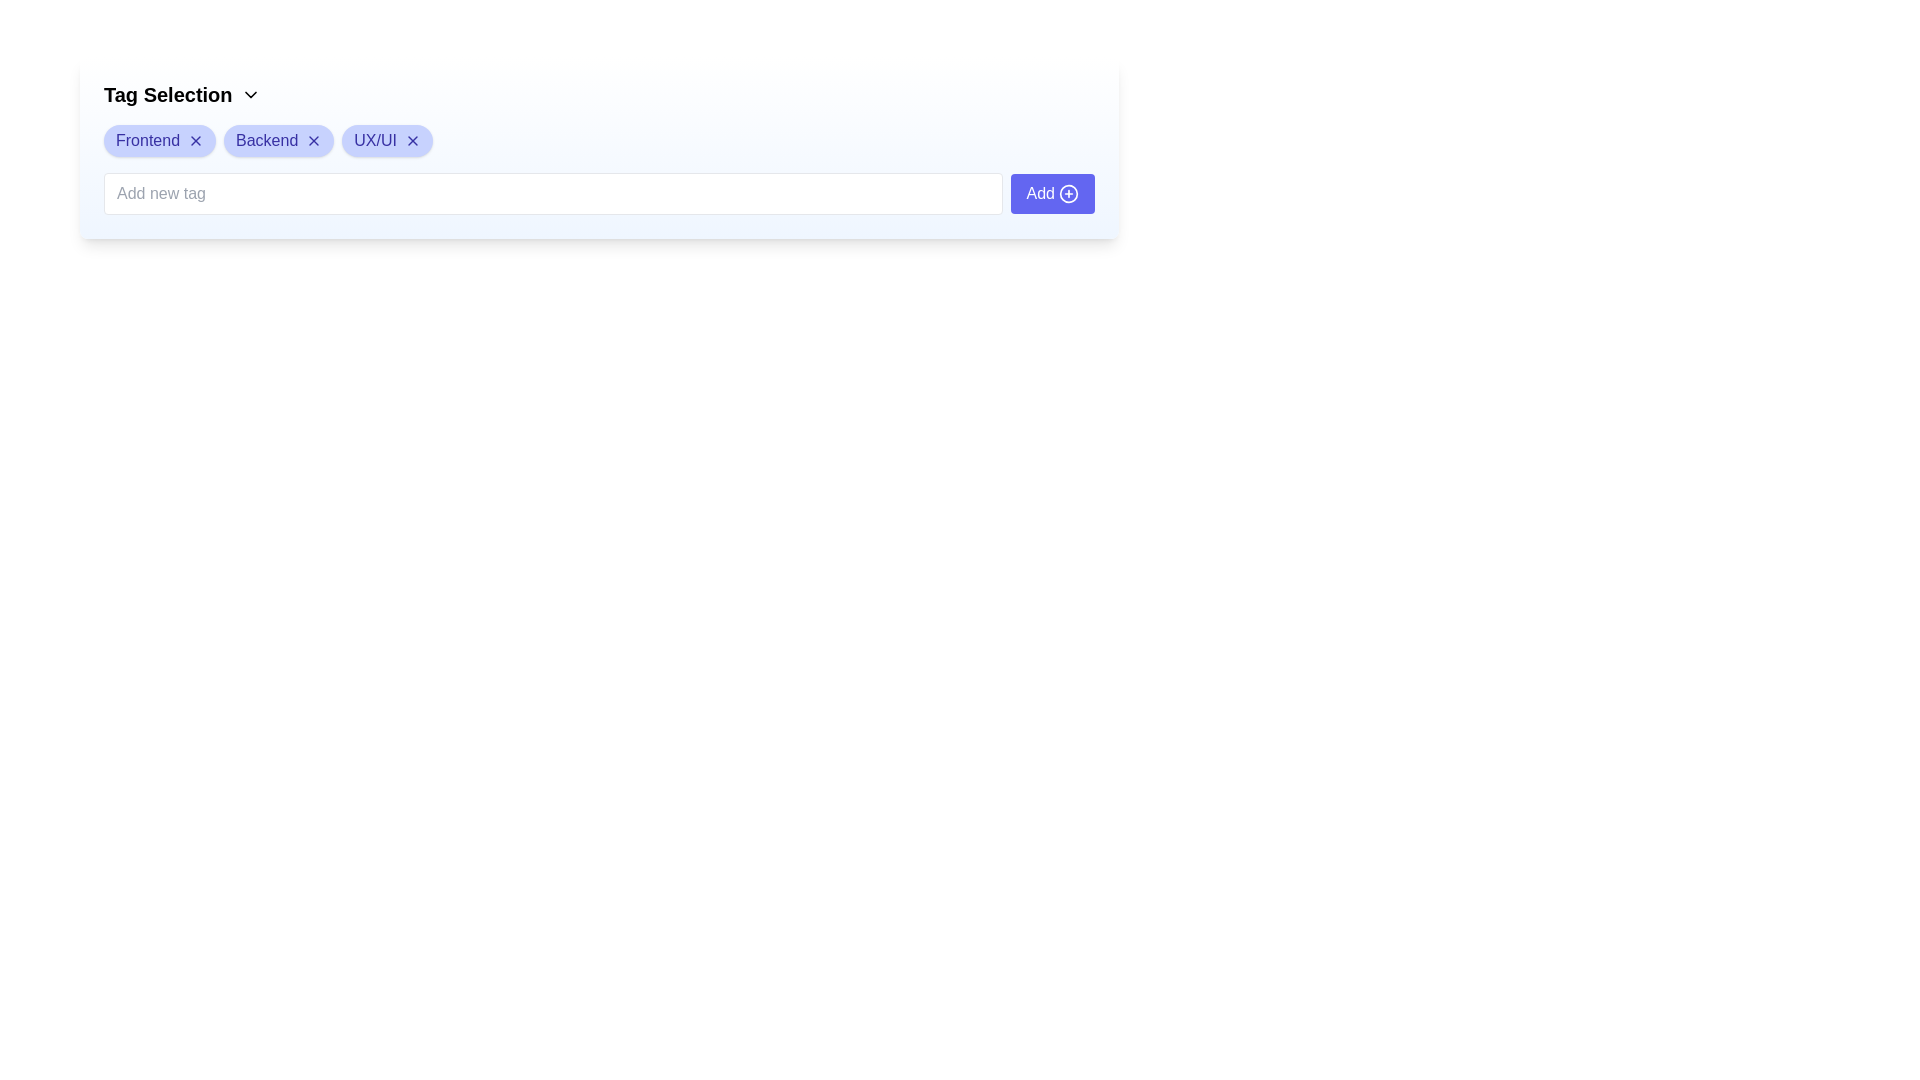  I want to click on the 'Frontend' tag control, which is a pill-shaped element with a light-indigo background and bold, indigo-colored text, so click(158, 140).